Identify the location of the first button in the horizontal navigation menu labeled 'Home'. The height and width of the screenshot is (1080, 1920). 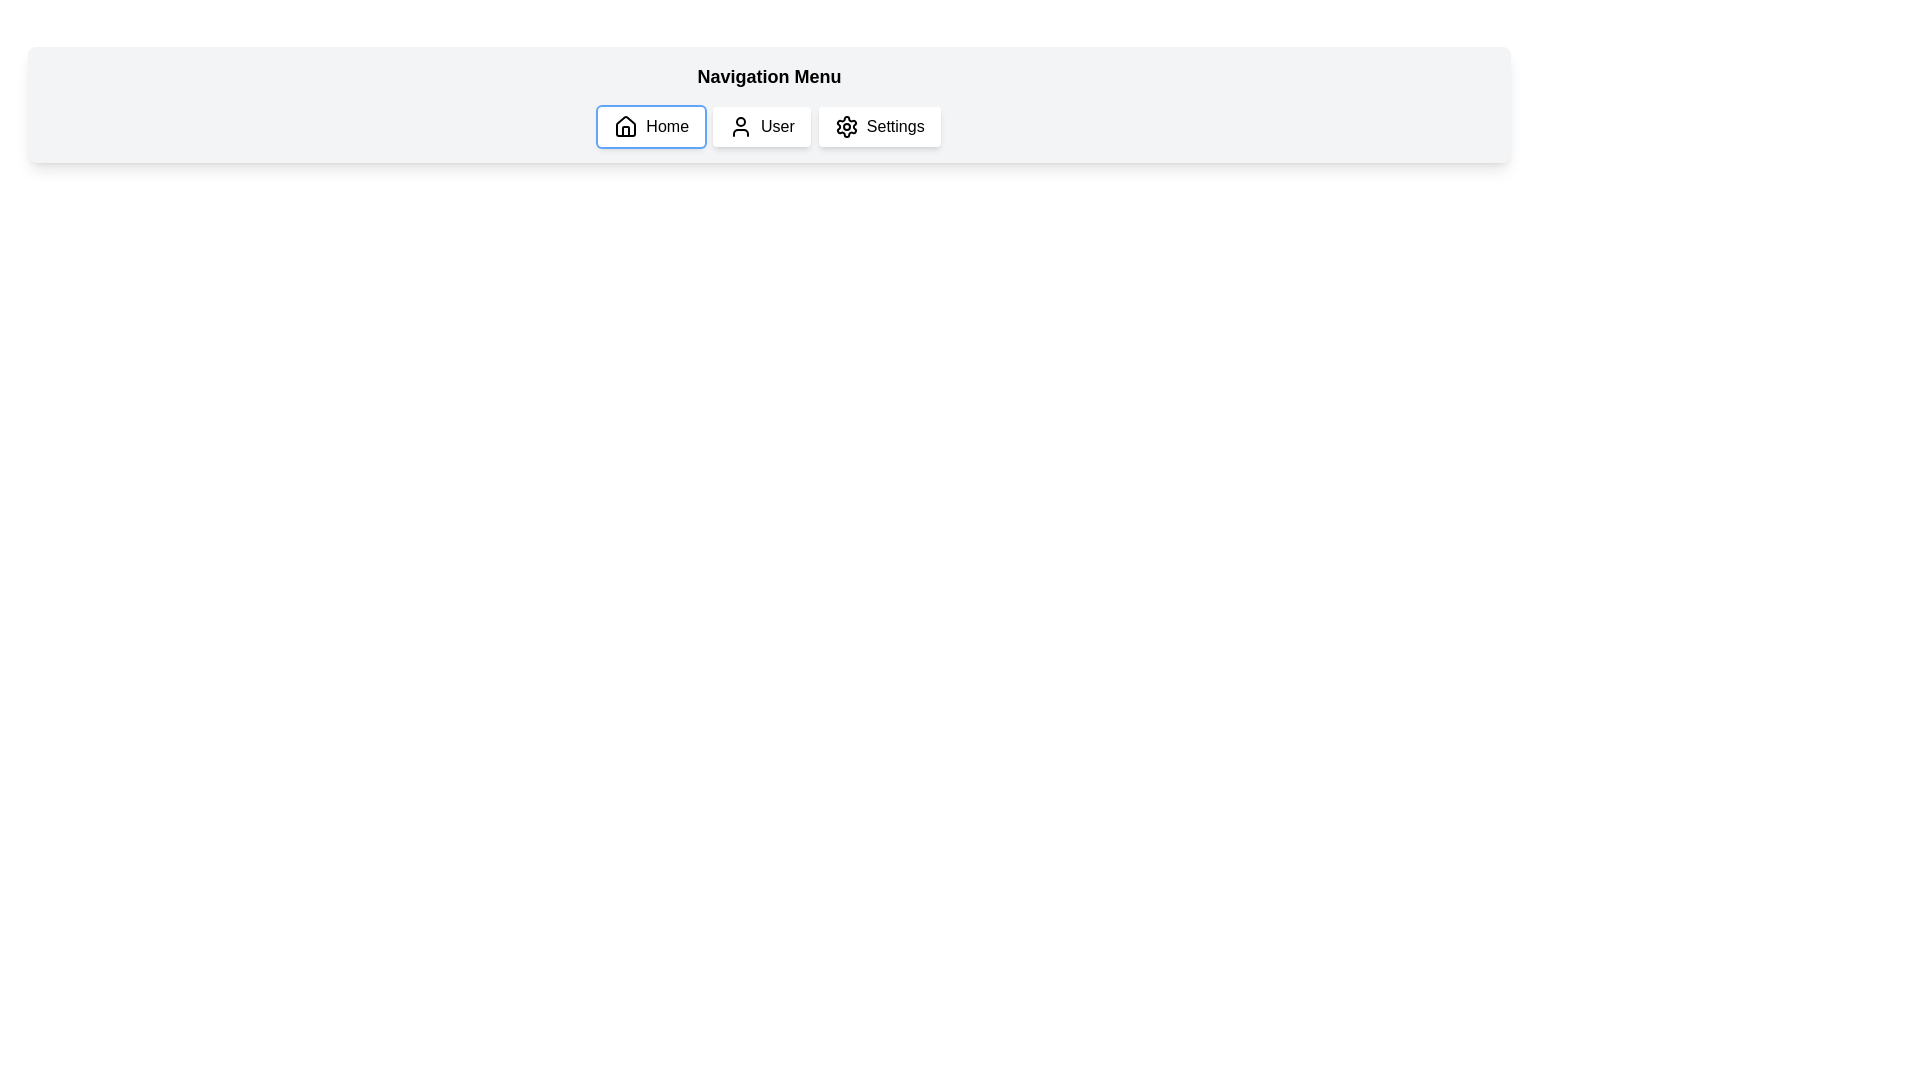
(651, 127).